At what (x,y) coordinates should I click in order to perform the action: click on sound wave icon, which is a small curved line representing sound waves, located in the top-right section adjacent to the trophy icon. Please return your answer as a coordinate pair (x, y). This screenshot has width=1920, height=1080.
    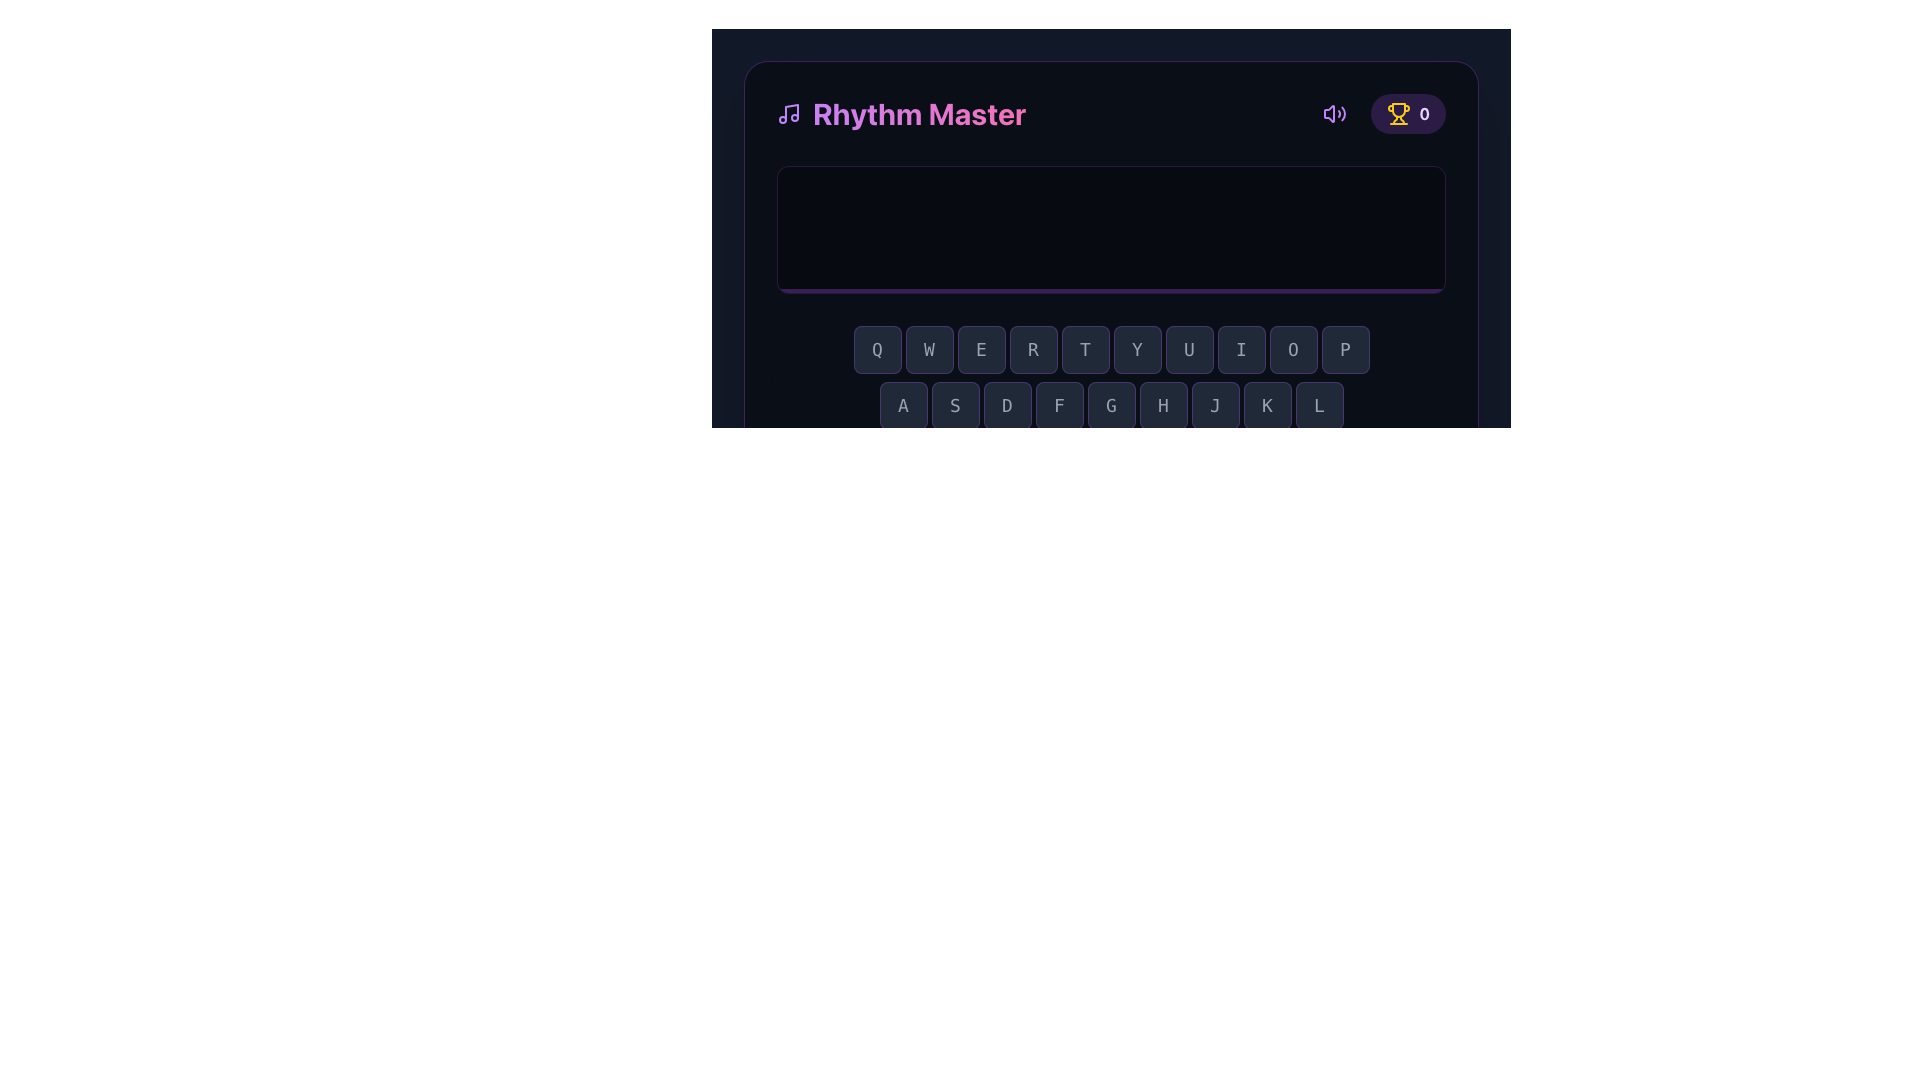
    Looking at the image, I should click on (1344, 114).